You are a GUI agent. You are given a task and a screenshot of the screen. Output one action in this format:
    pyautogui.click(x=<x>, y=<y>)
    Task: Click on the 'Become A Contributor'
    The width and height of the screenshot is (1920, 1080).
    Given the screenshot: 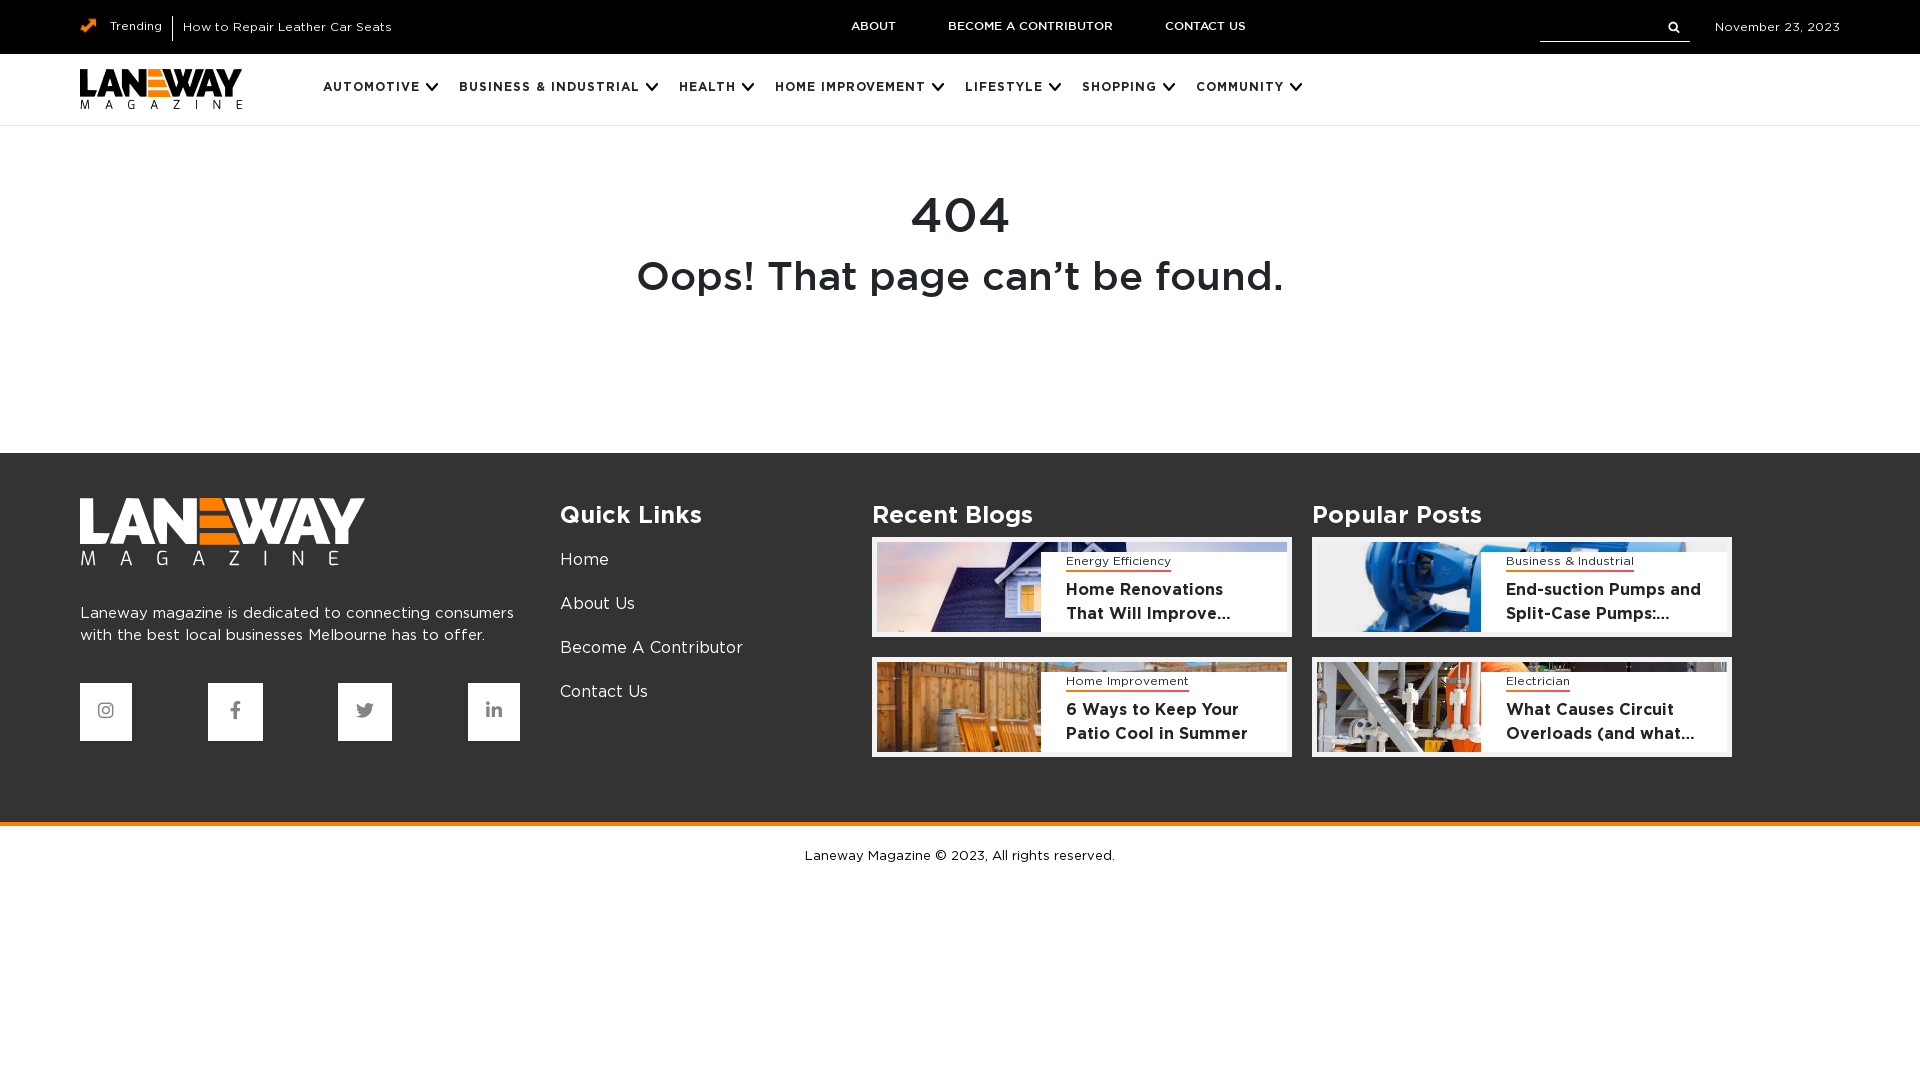 What is the action you would take?
    pyautogui.click(x=651, y=647)
    